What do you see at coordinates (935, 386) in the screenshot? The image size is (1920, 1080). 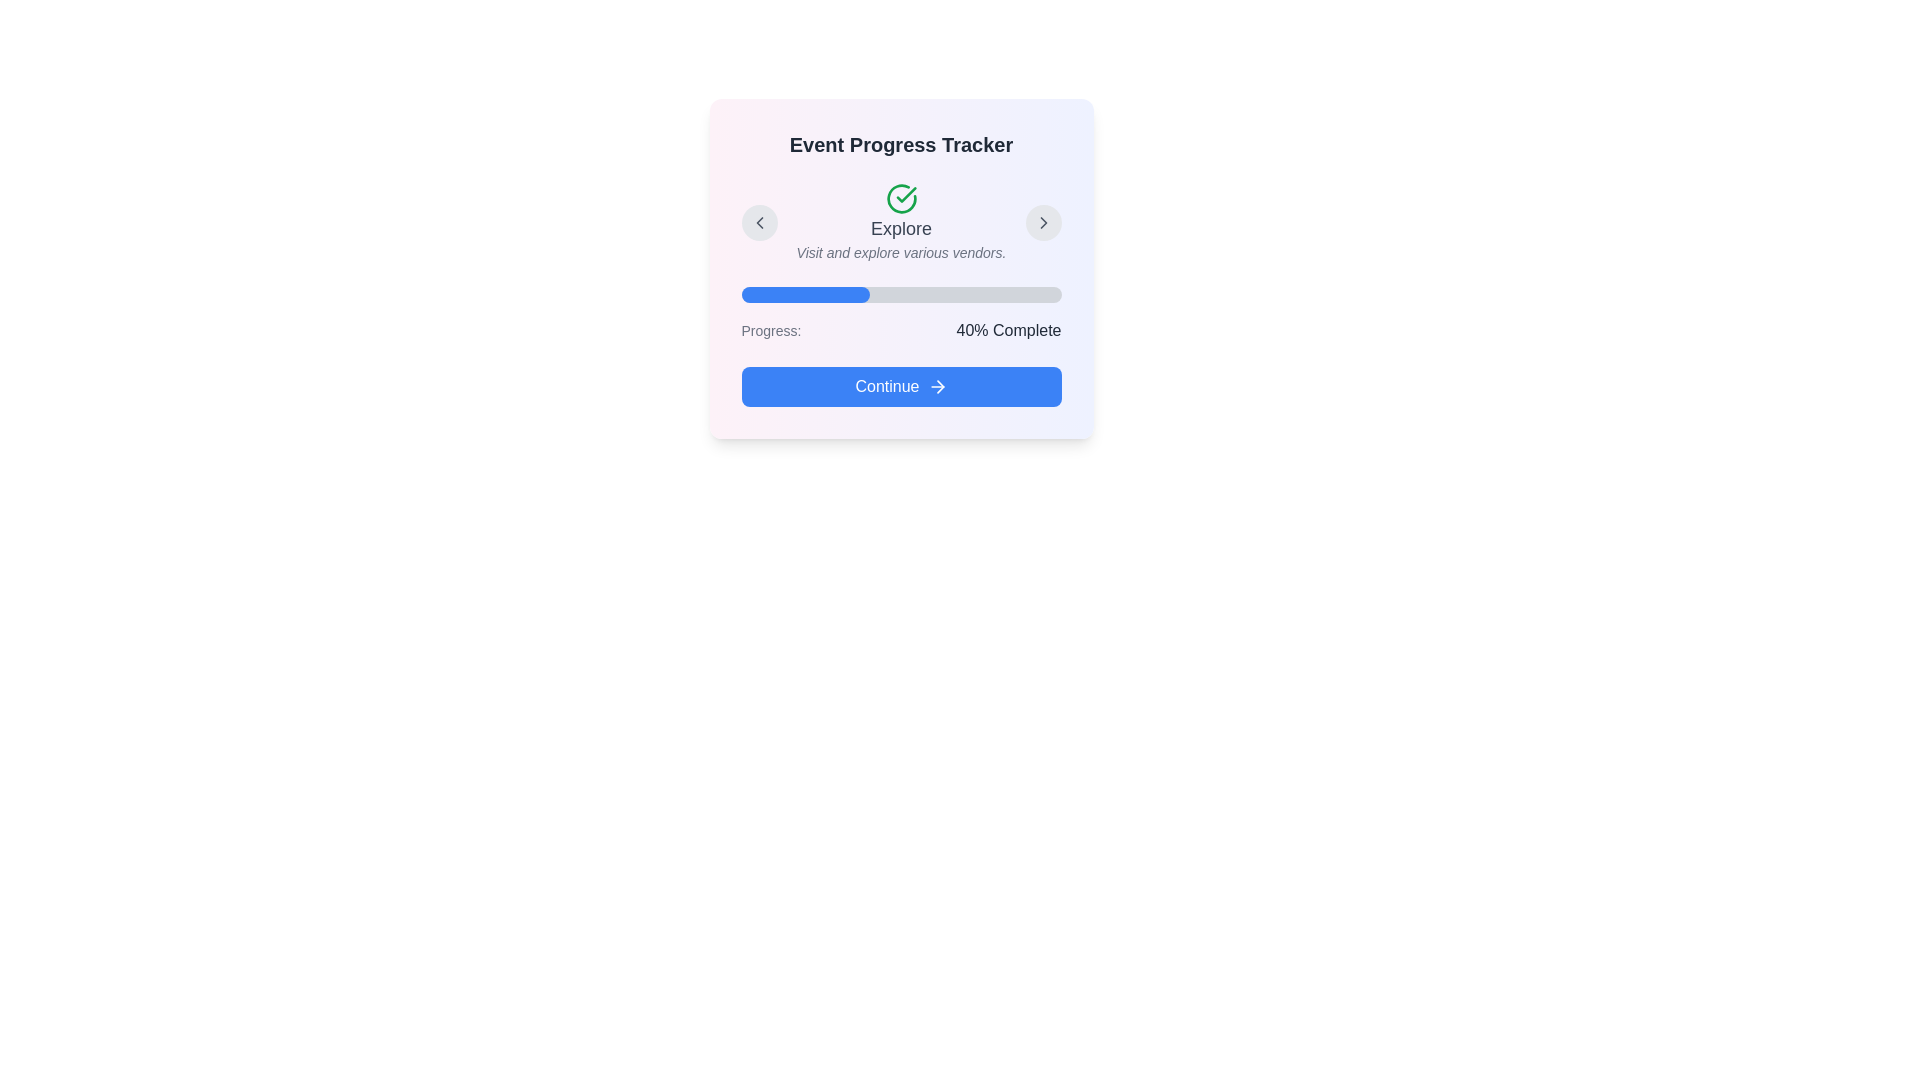 I see `the right-facing arrow icon located at the rightmost part of the 'Continue' button` at bounding box center [935, 386].